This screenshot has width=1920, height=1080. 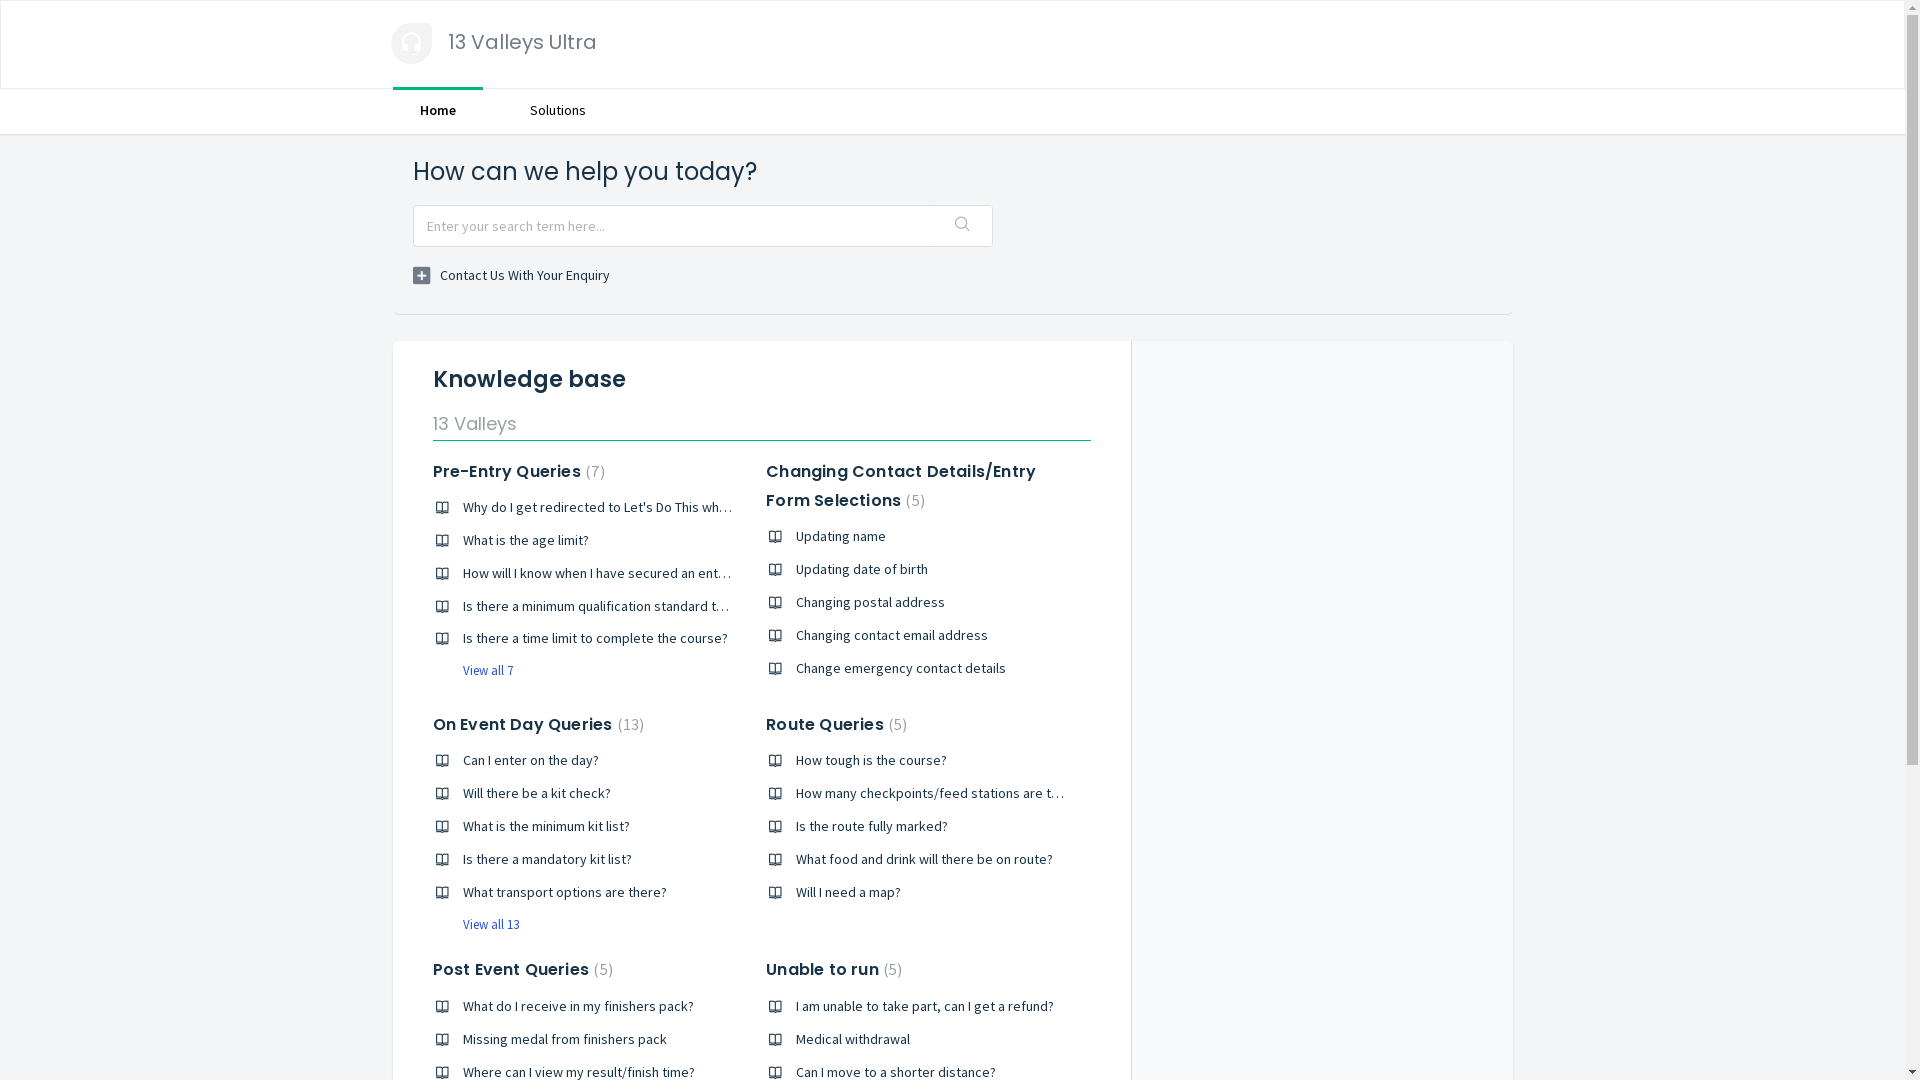 I want to click on 'What is the minimum kit list?', so click(x=545, y=825).